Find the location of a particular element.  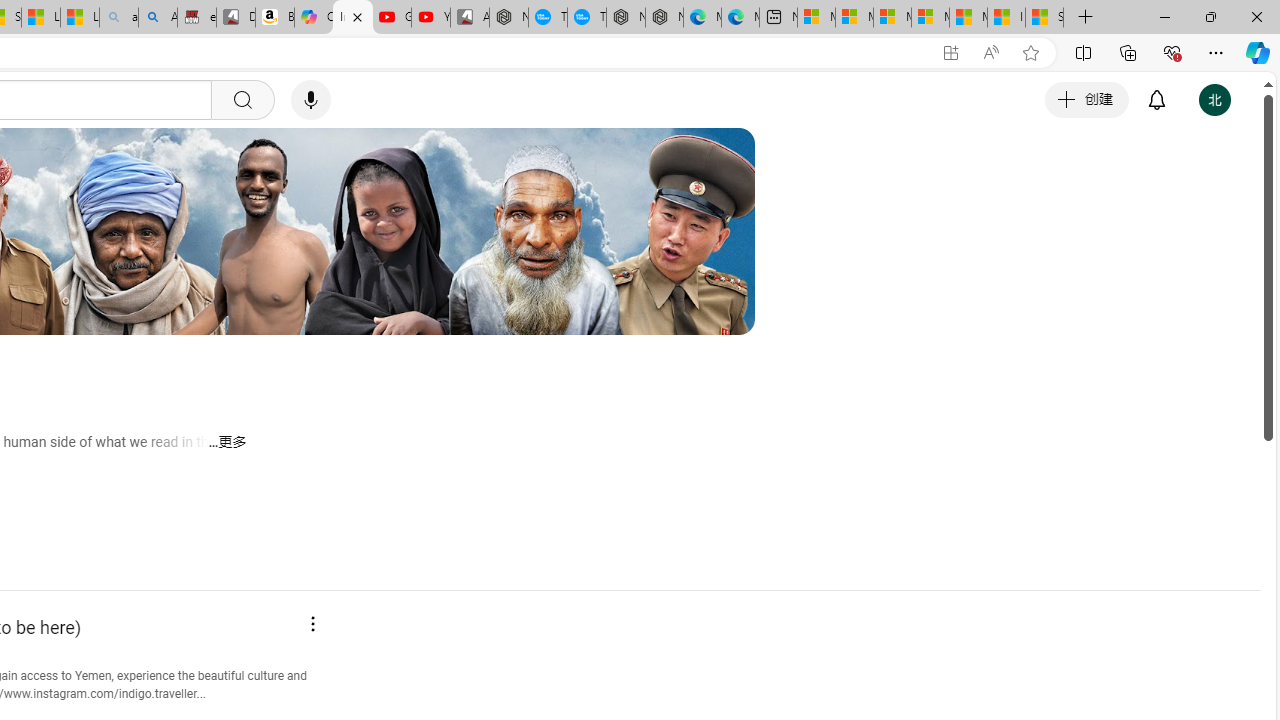

'App available. Install YouTube' is located at coordinates (950, 52).